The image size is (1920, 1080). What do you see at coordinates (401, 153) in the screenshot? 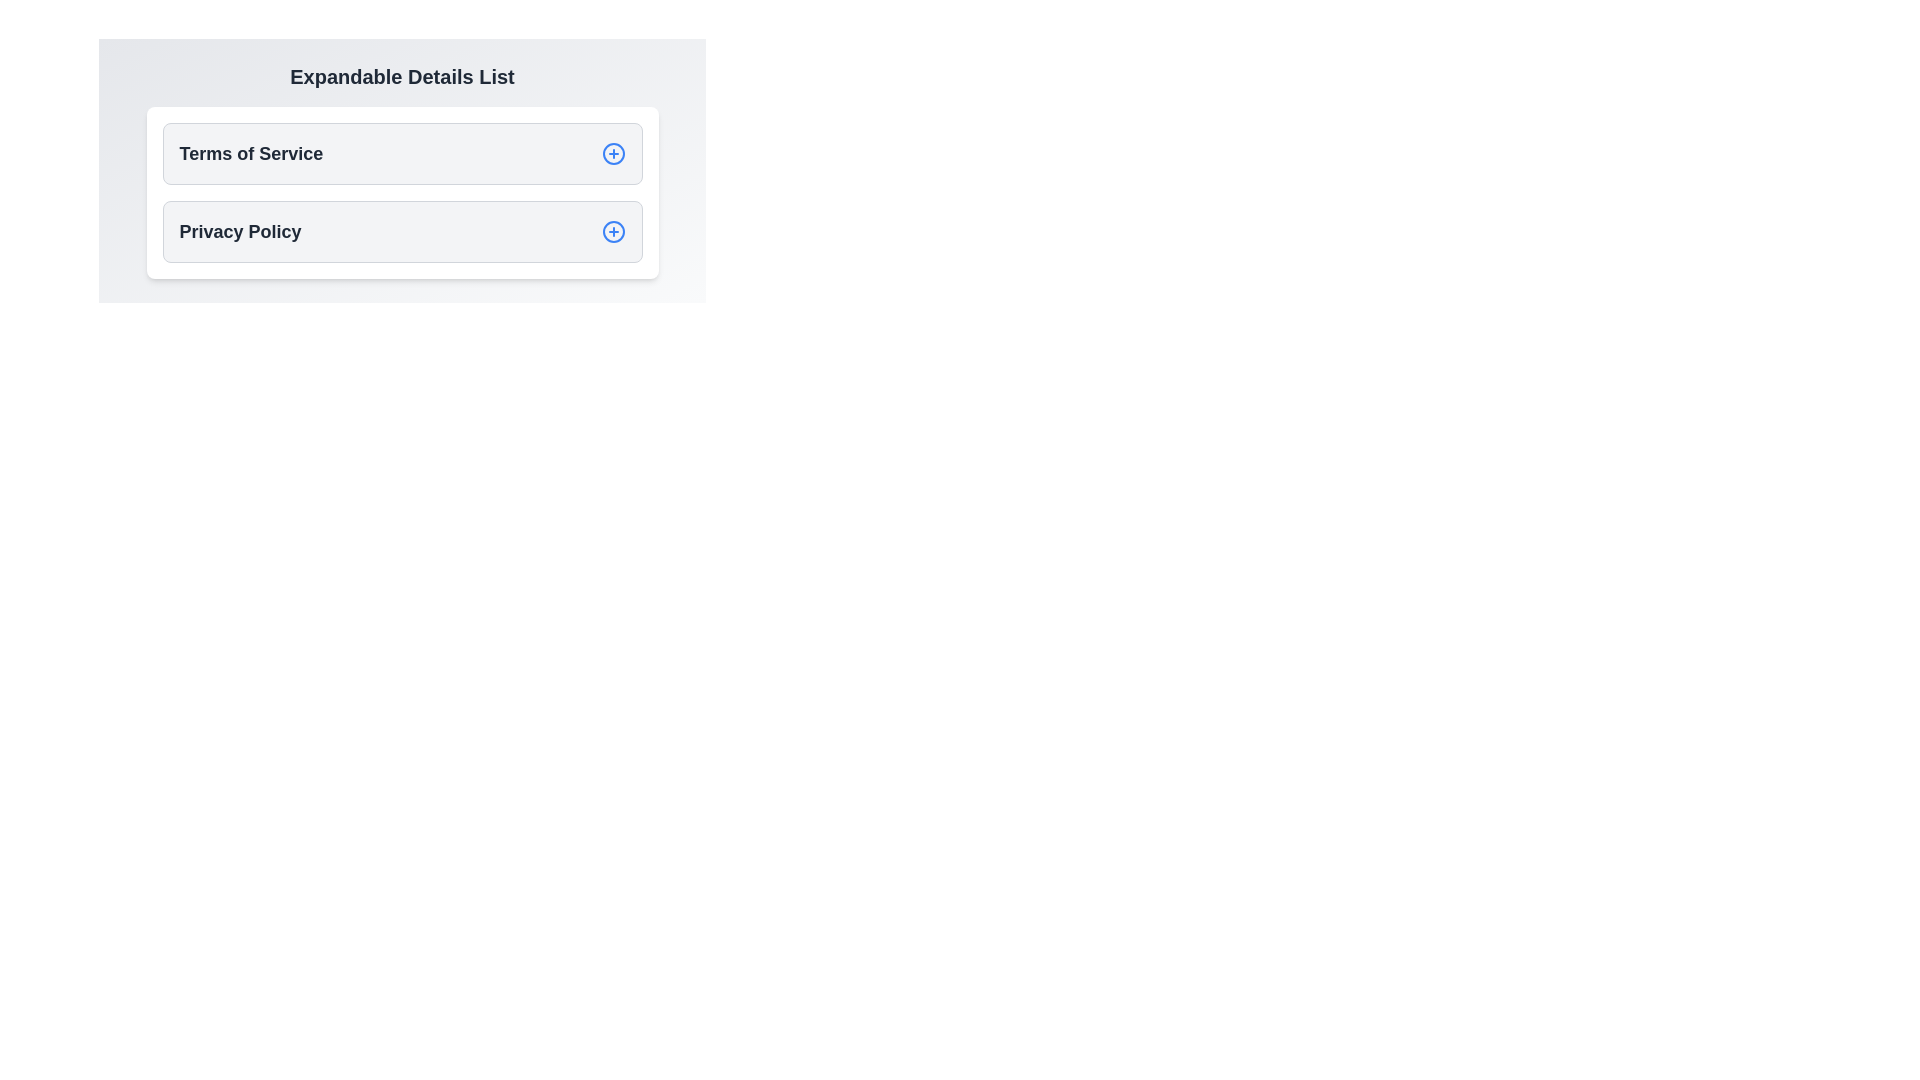
I see `the first entry in the expandable list item for 'Terms of Service'` at bounding box center [401, 153].